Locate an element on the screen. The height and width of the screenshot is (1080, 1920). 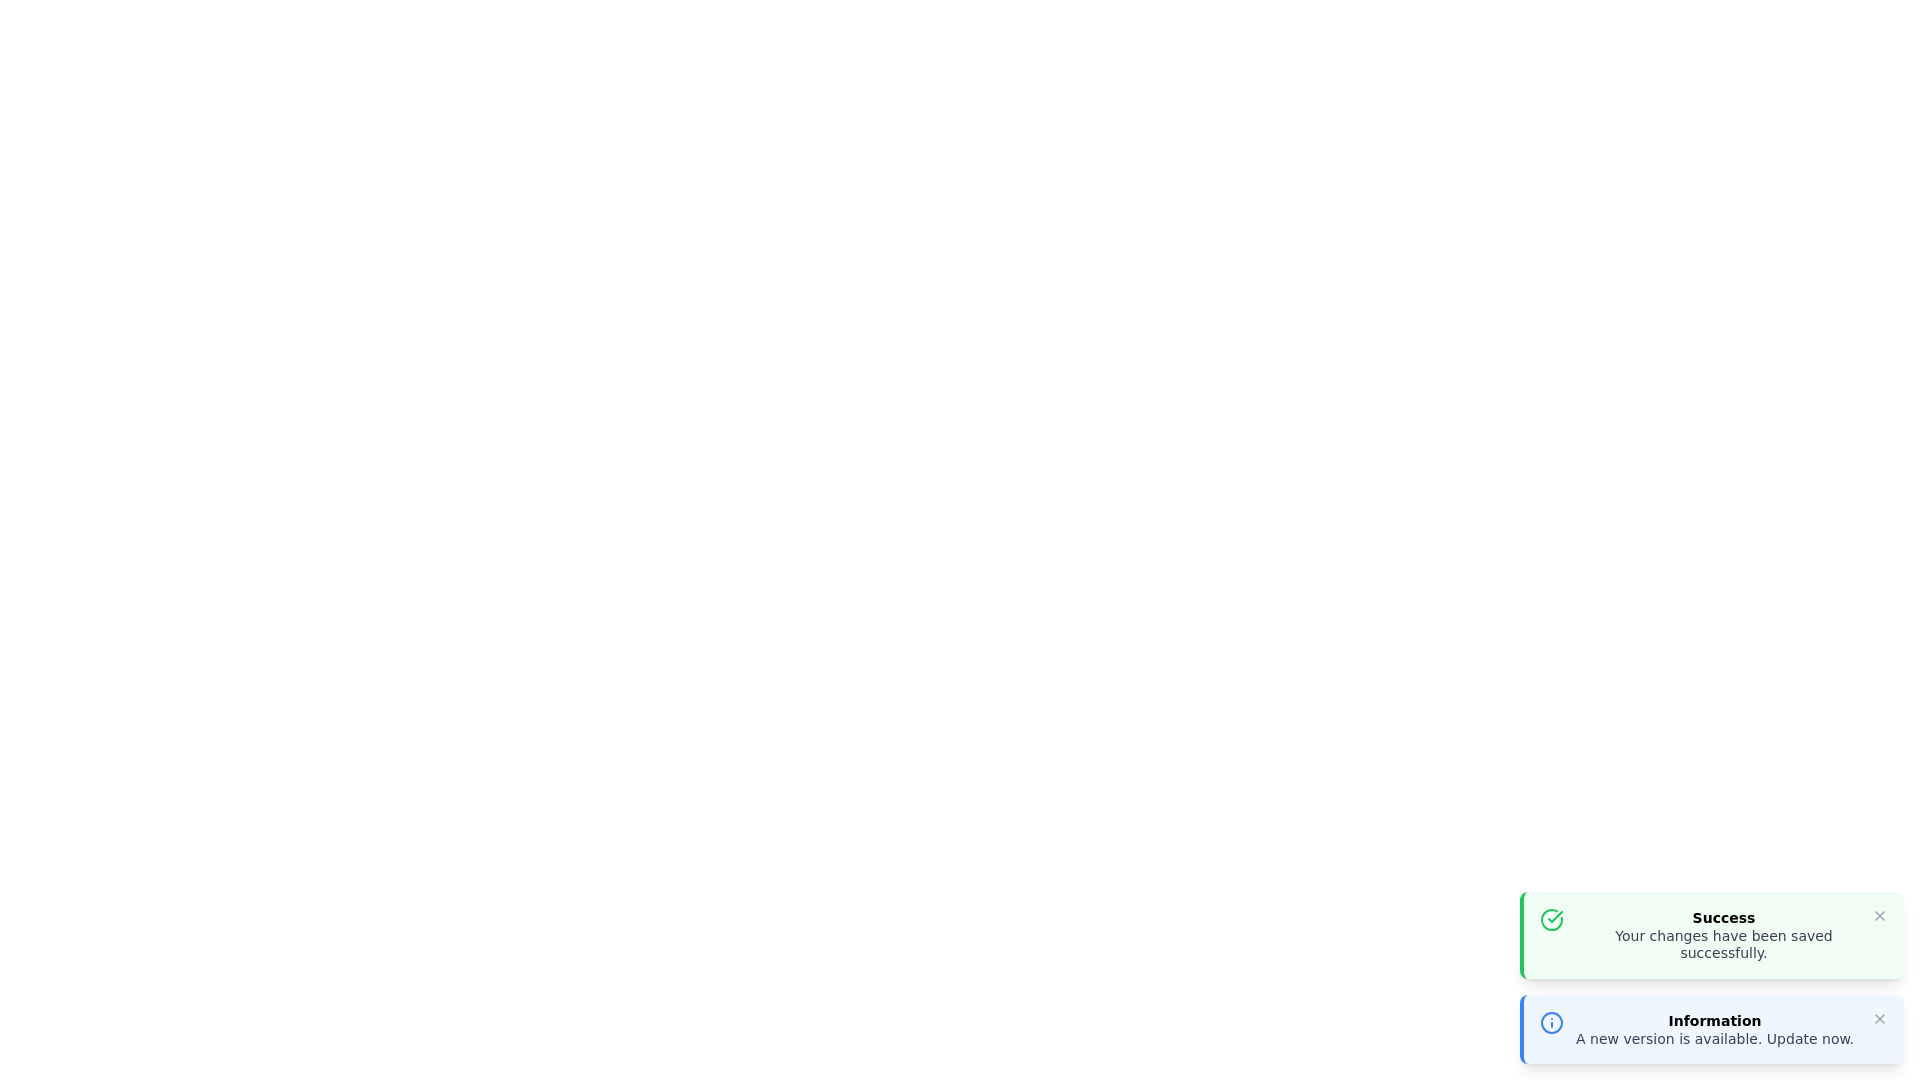
the notification container to explore hover effects is located at coordinates (1711, 934).